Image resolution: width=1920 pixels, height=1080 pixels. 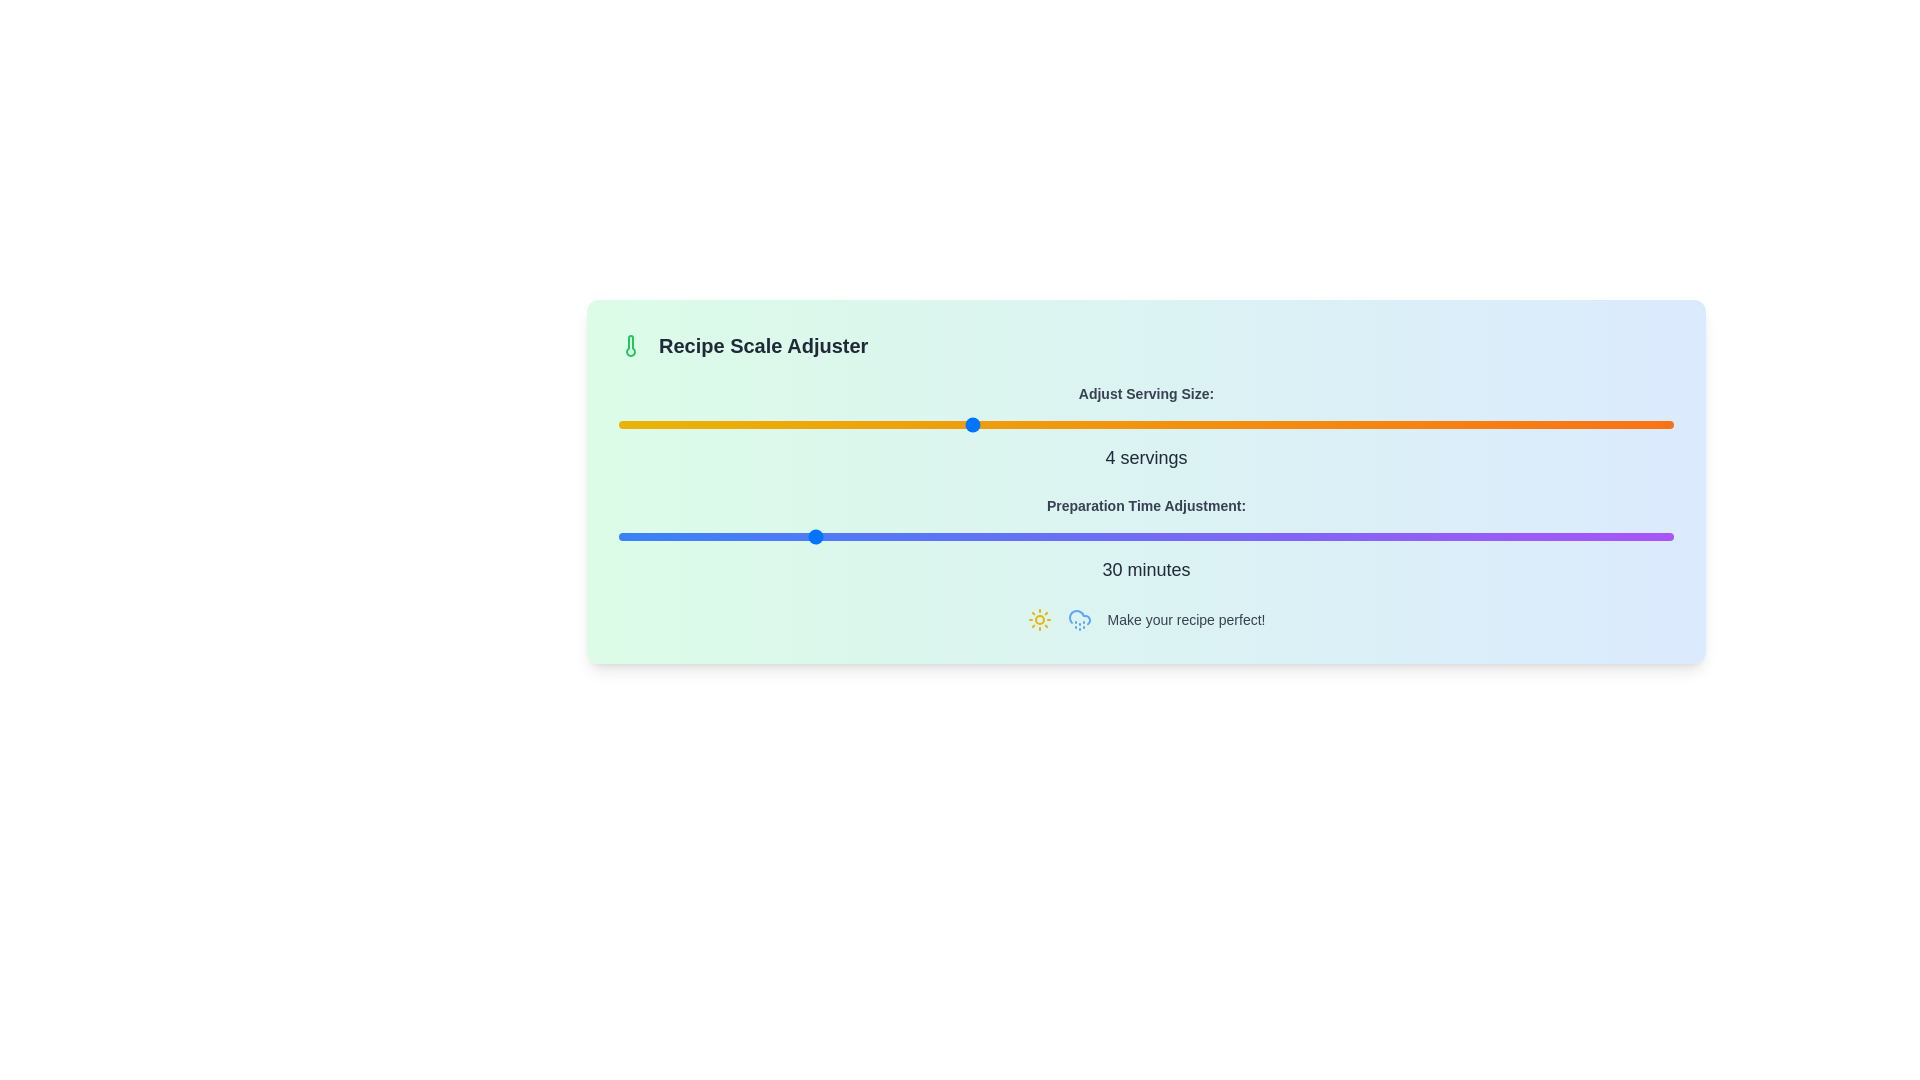 I want to click on the serving size, so click(x=618, y=423).